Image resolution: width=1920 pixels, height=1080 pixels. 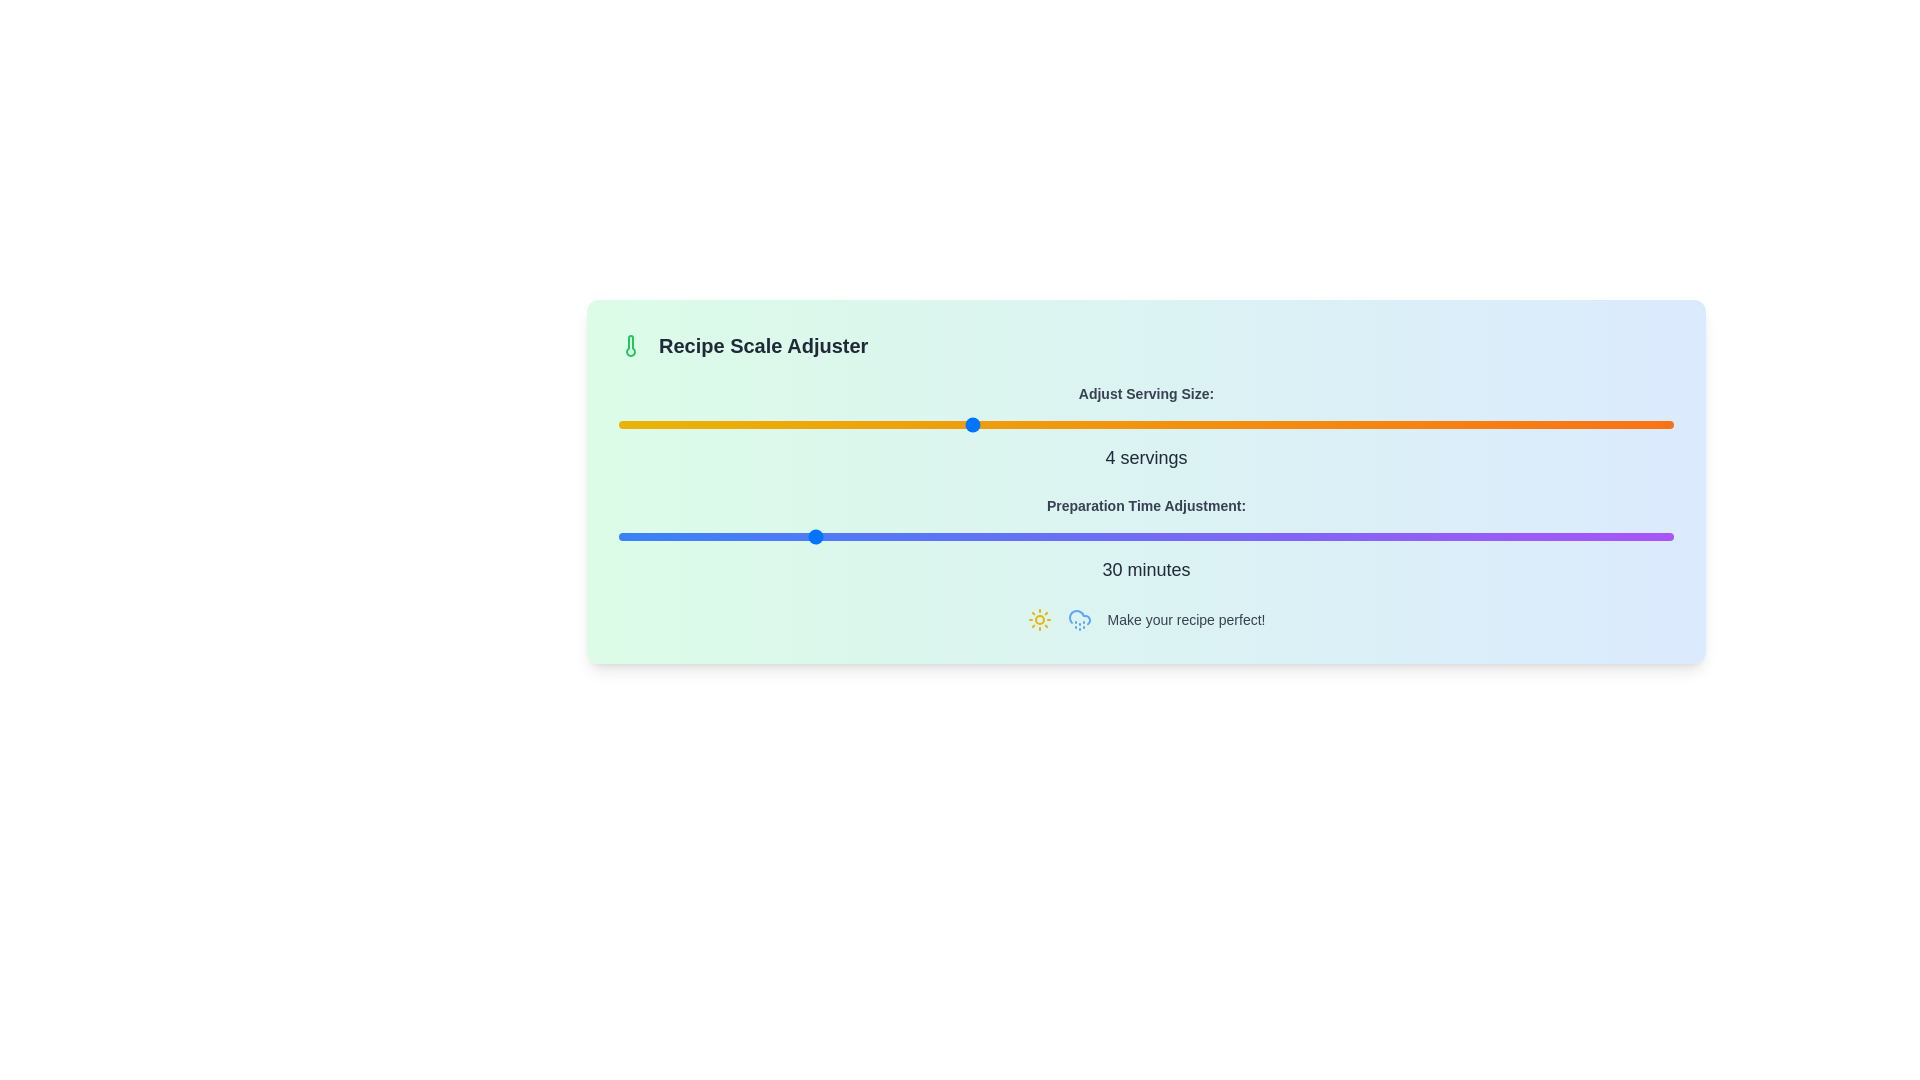 I want to click on the serving size, so click(x=618, y=423).